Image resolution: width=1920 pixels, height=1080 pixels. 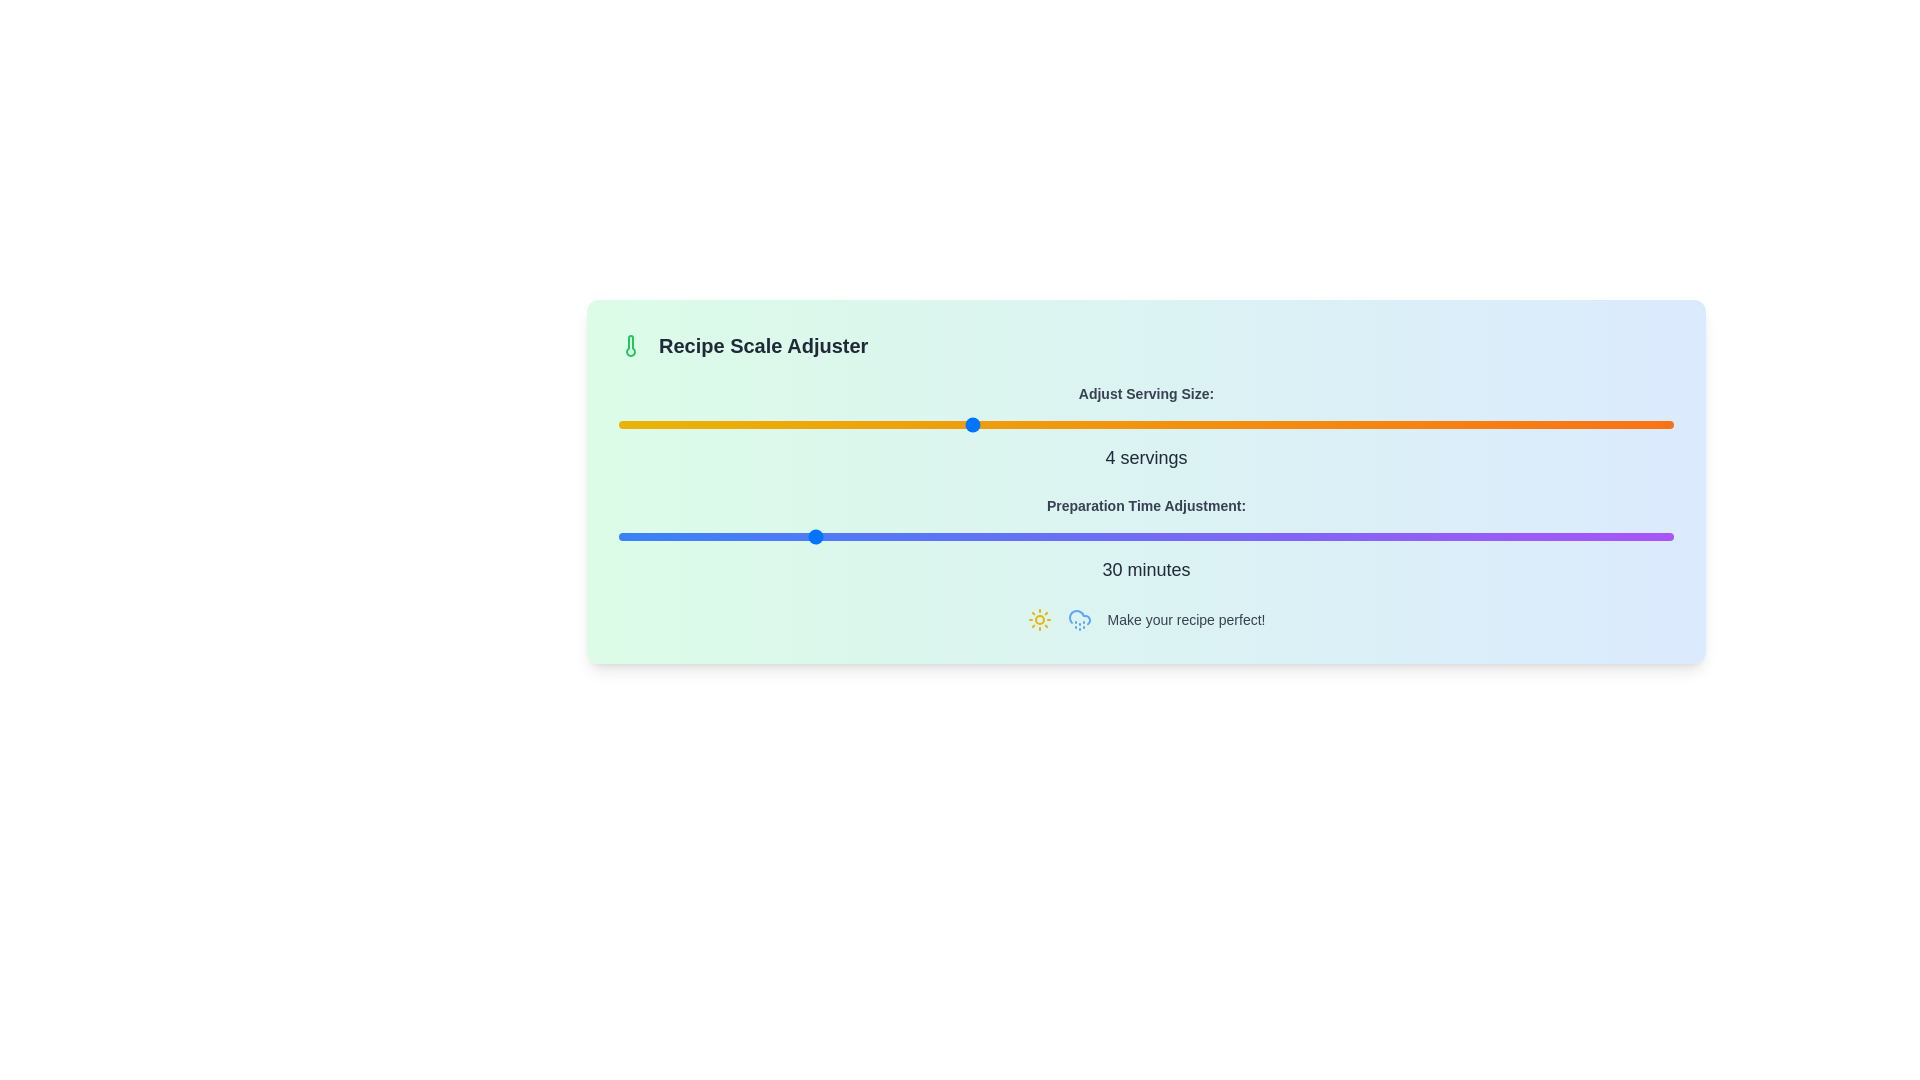 I want to click on the serving size, so click(x=618, y=423).